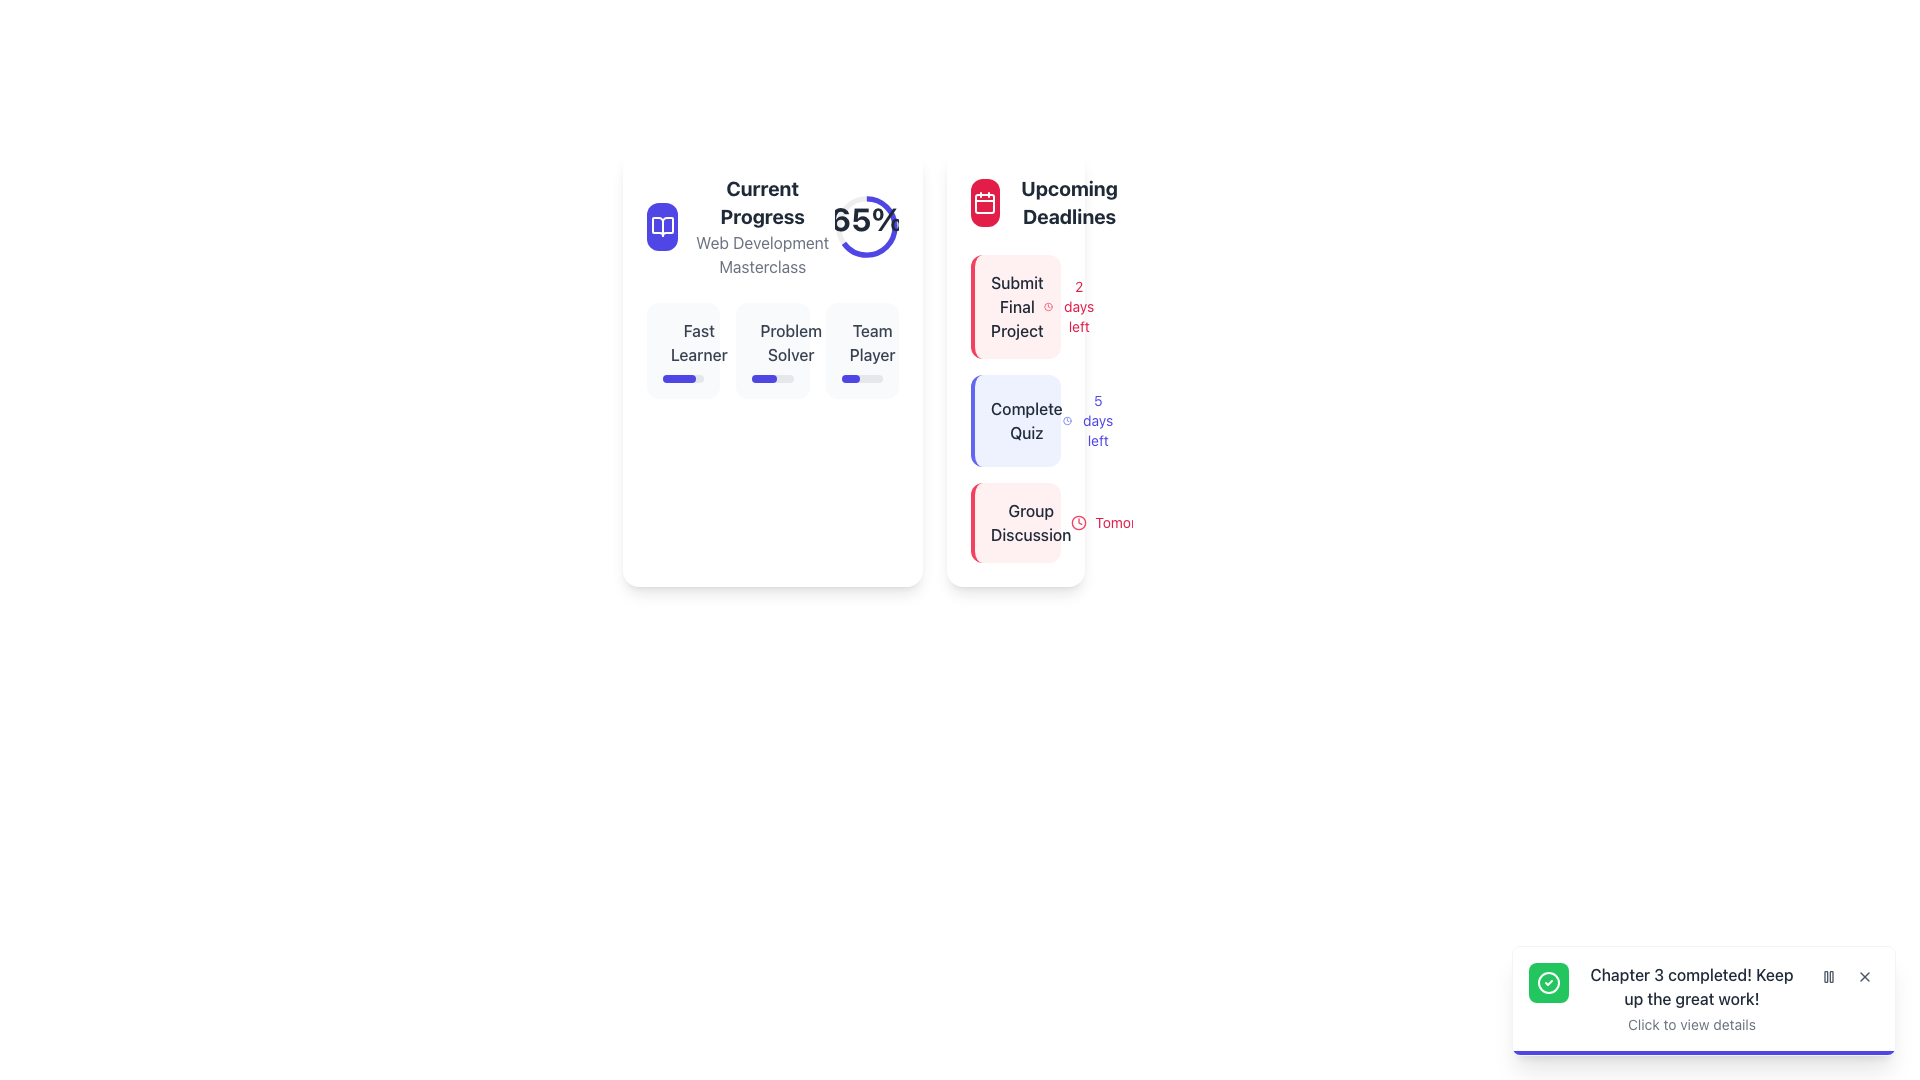 This screenshot has height=1080, width=1920. What do you see at coordinates (862, 378) in the screenshot?
I see `the small horizontal progress bar with a light gray background and indigo filled portion located in the 'Team Player' section of the 'Current Progress' widget` at bounding box center [862, 378].